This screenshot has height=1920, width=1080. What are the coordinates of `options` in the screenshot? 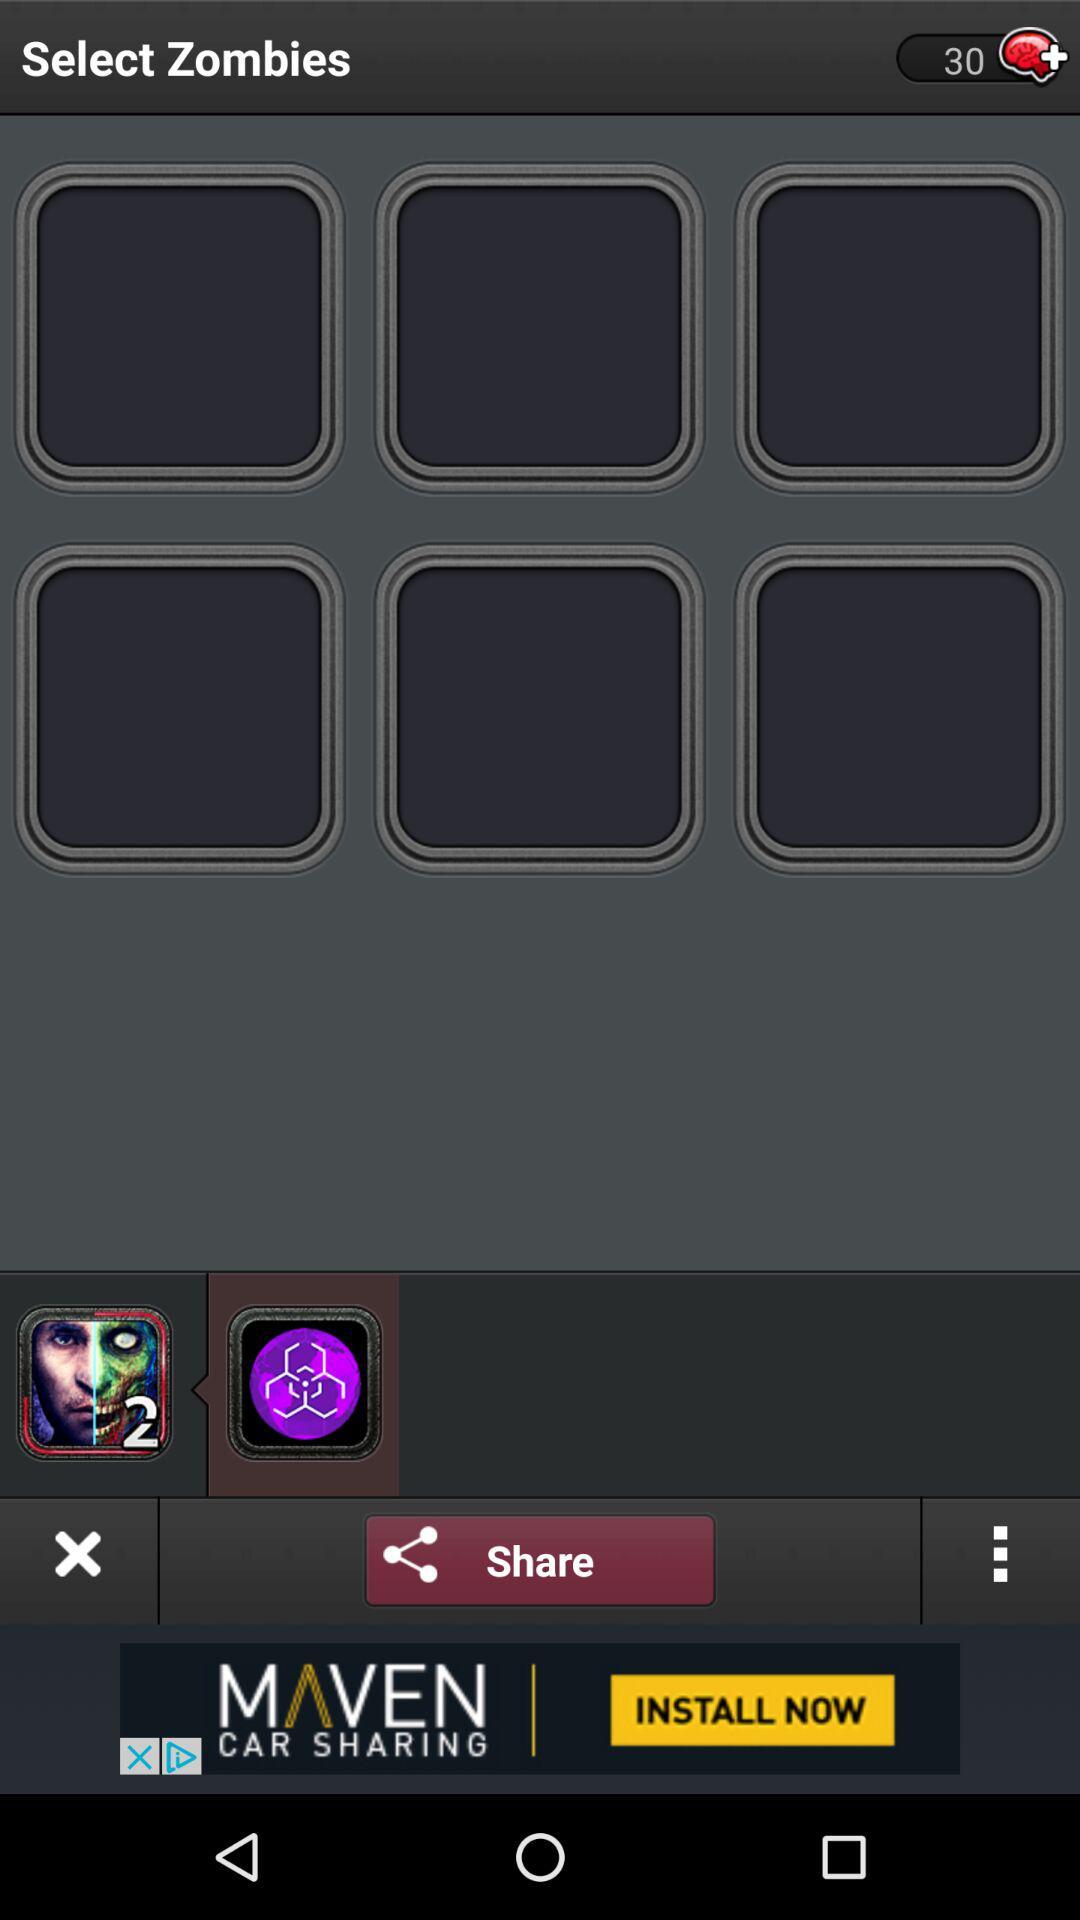 It's located at (1001, 1559).